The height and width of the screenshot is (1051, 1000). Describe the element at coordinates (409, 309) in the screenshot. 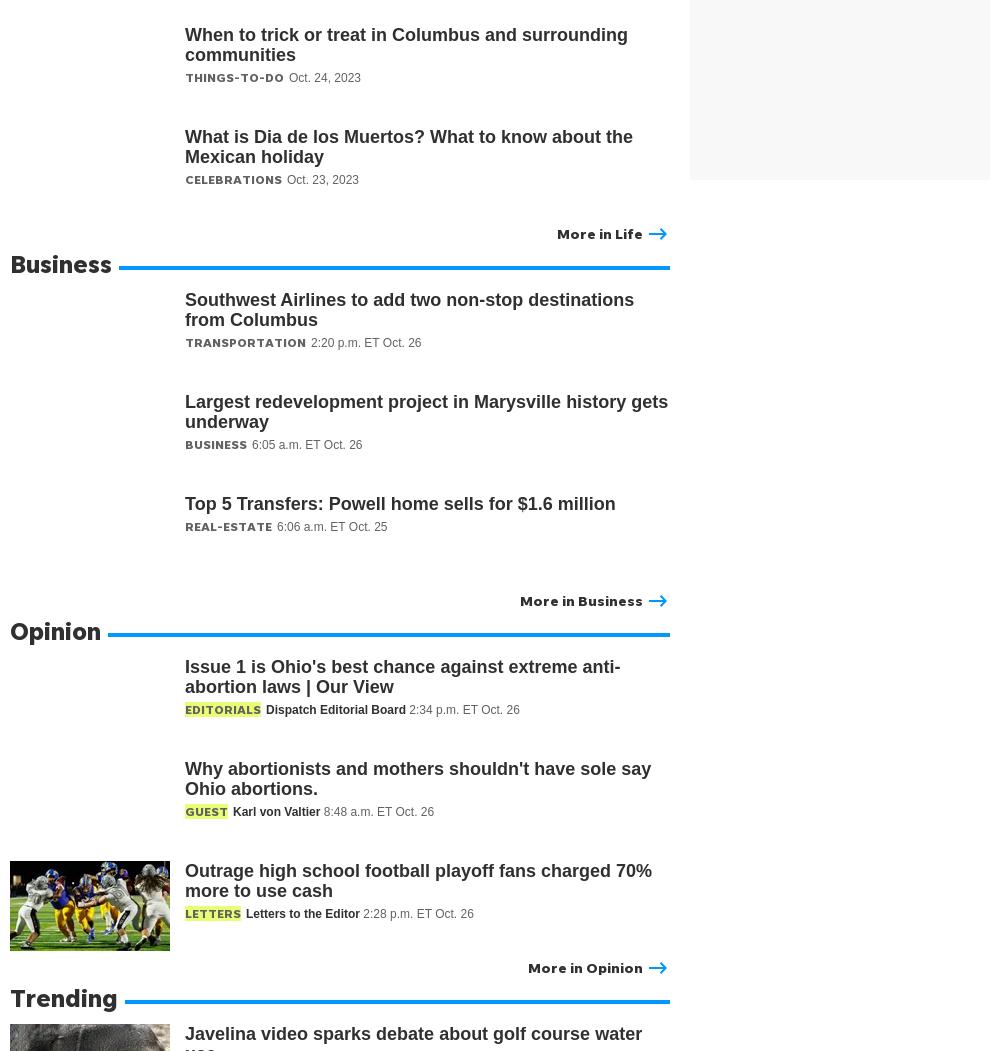

I see `'Southwest Airlines to add two non-stop destinations from Columbus'` at that location.